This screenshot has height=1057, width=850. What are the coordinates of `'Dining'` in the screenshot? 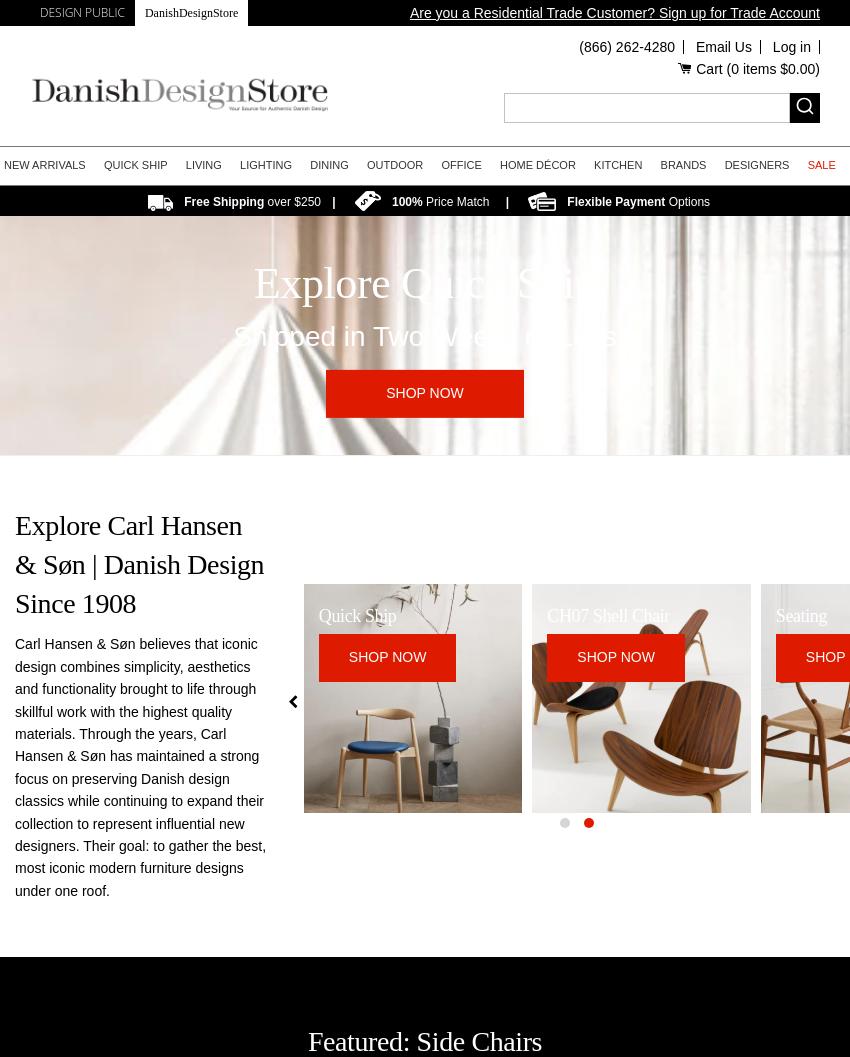 It's located at (329, 164).